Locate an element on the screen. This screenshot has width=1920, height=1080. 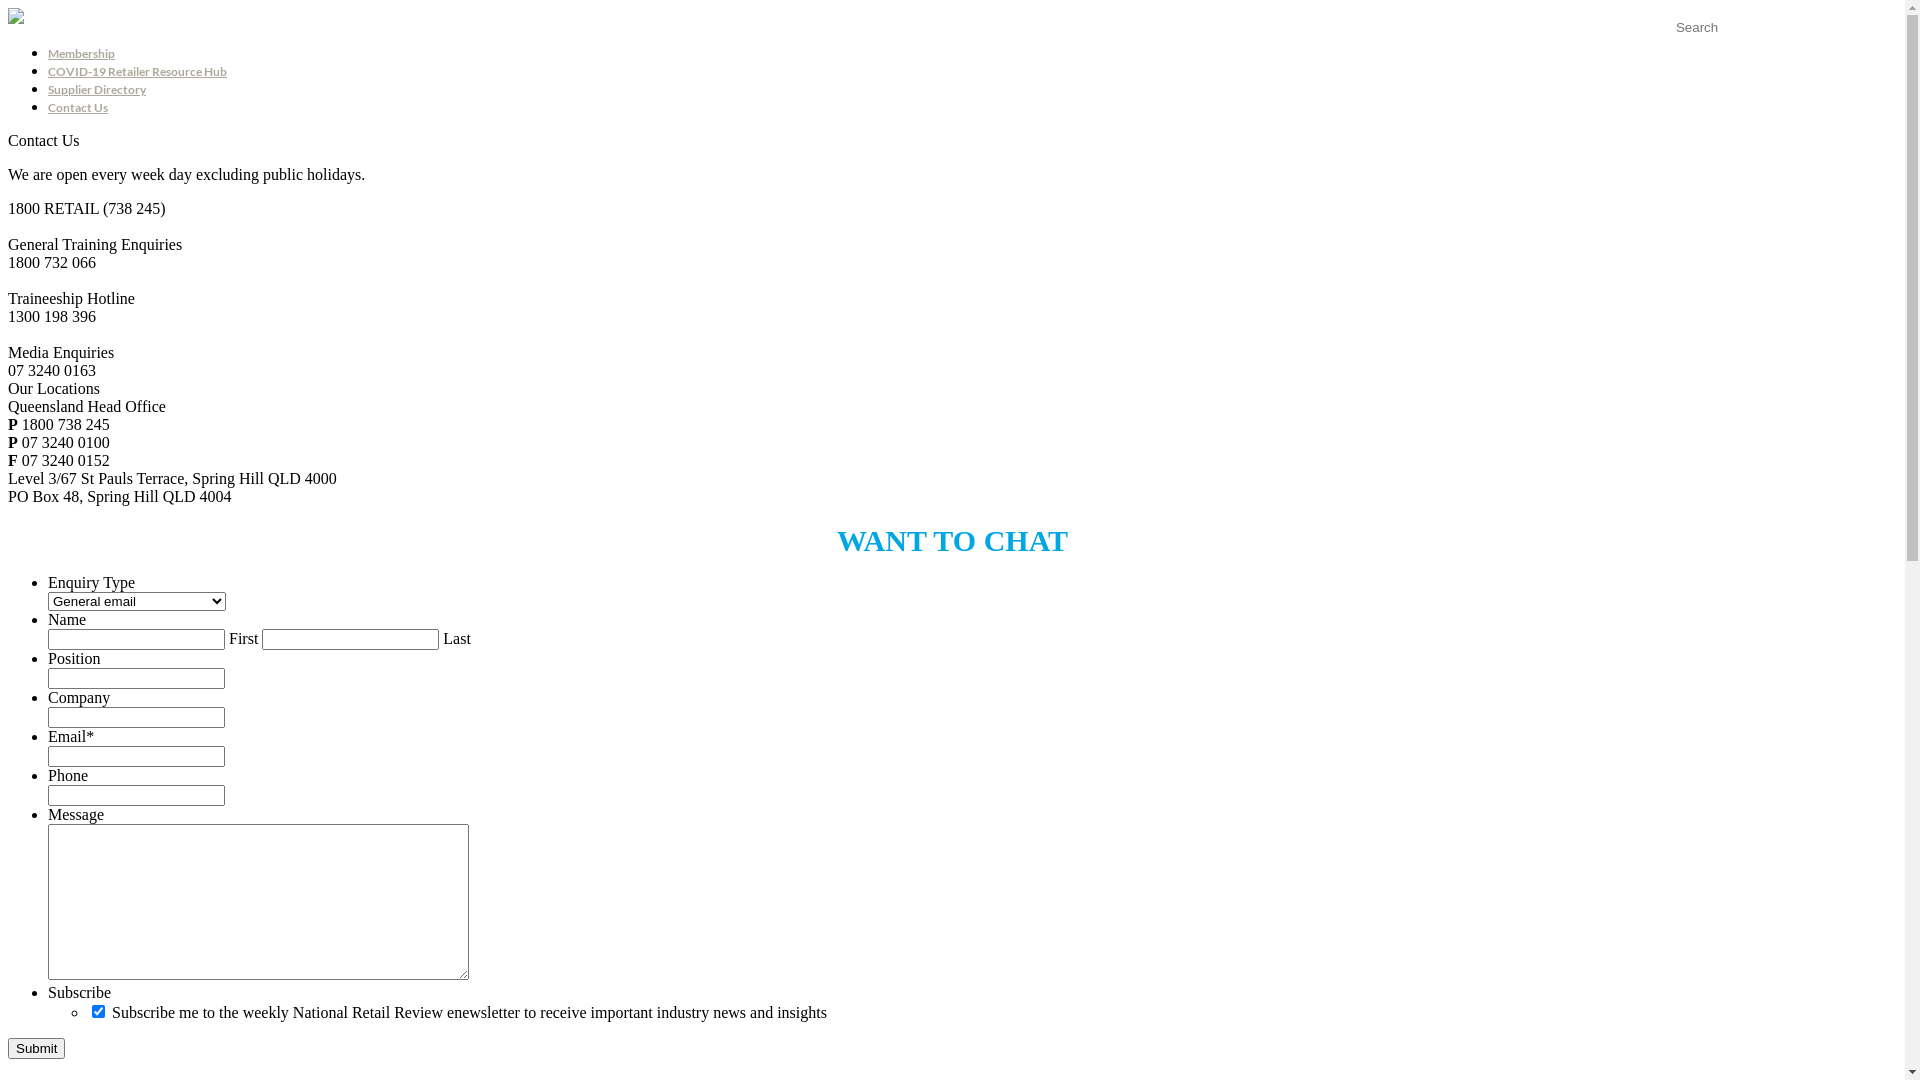
'Member Resources Portal Login' is located at coordinates (1665, 45).